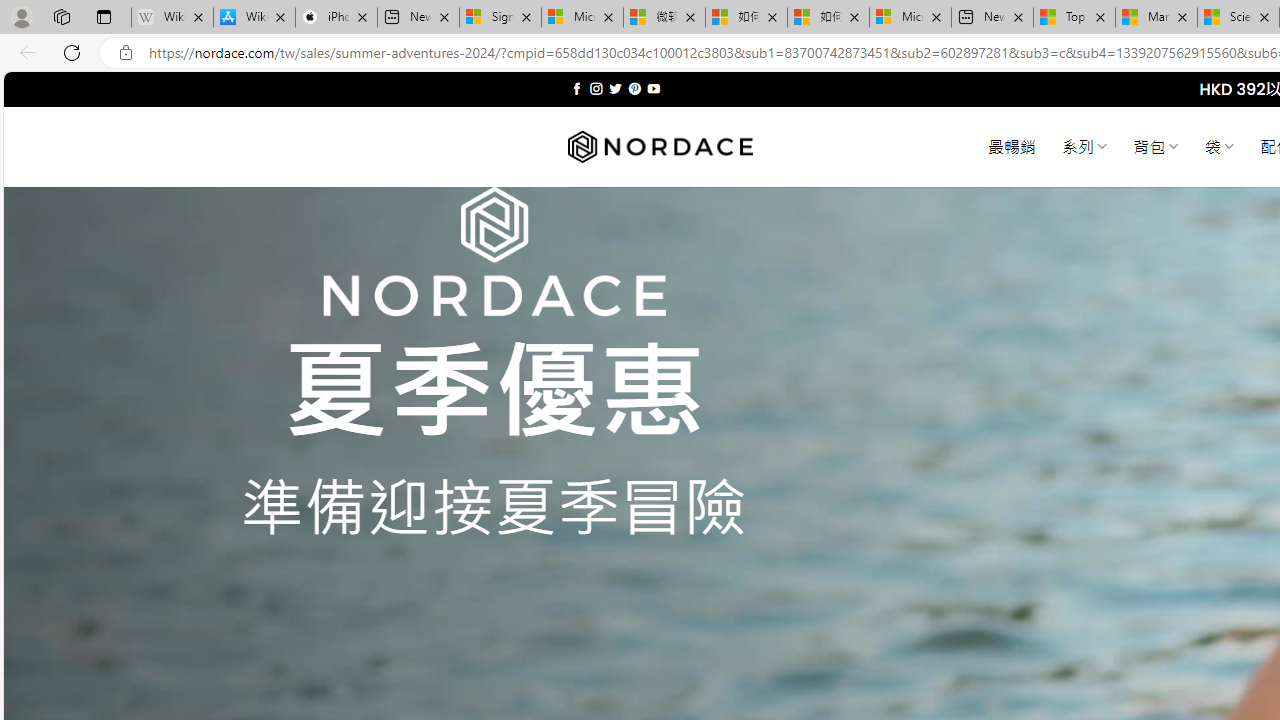 The width and height of the screenshot is (1280, 720). What do you see at coordinates (336, 17) in the screenshot?
I see `'iPhone - Apple'` at bounding box center [336, 17].